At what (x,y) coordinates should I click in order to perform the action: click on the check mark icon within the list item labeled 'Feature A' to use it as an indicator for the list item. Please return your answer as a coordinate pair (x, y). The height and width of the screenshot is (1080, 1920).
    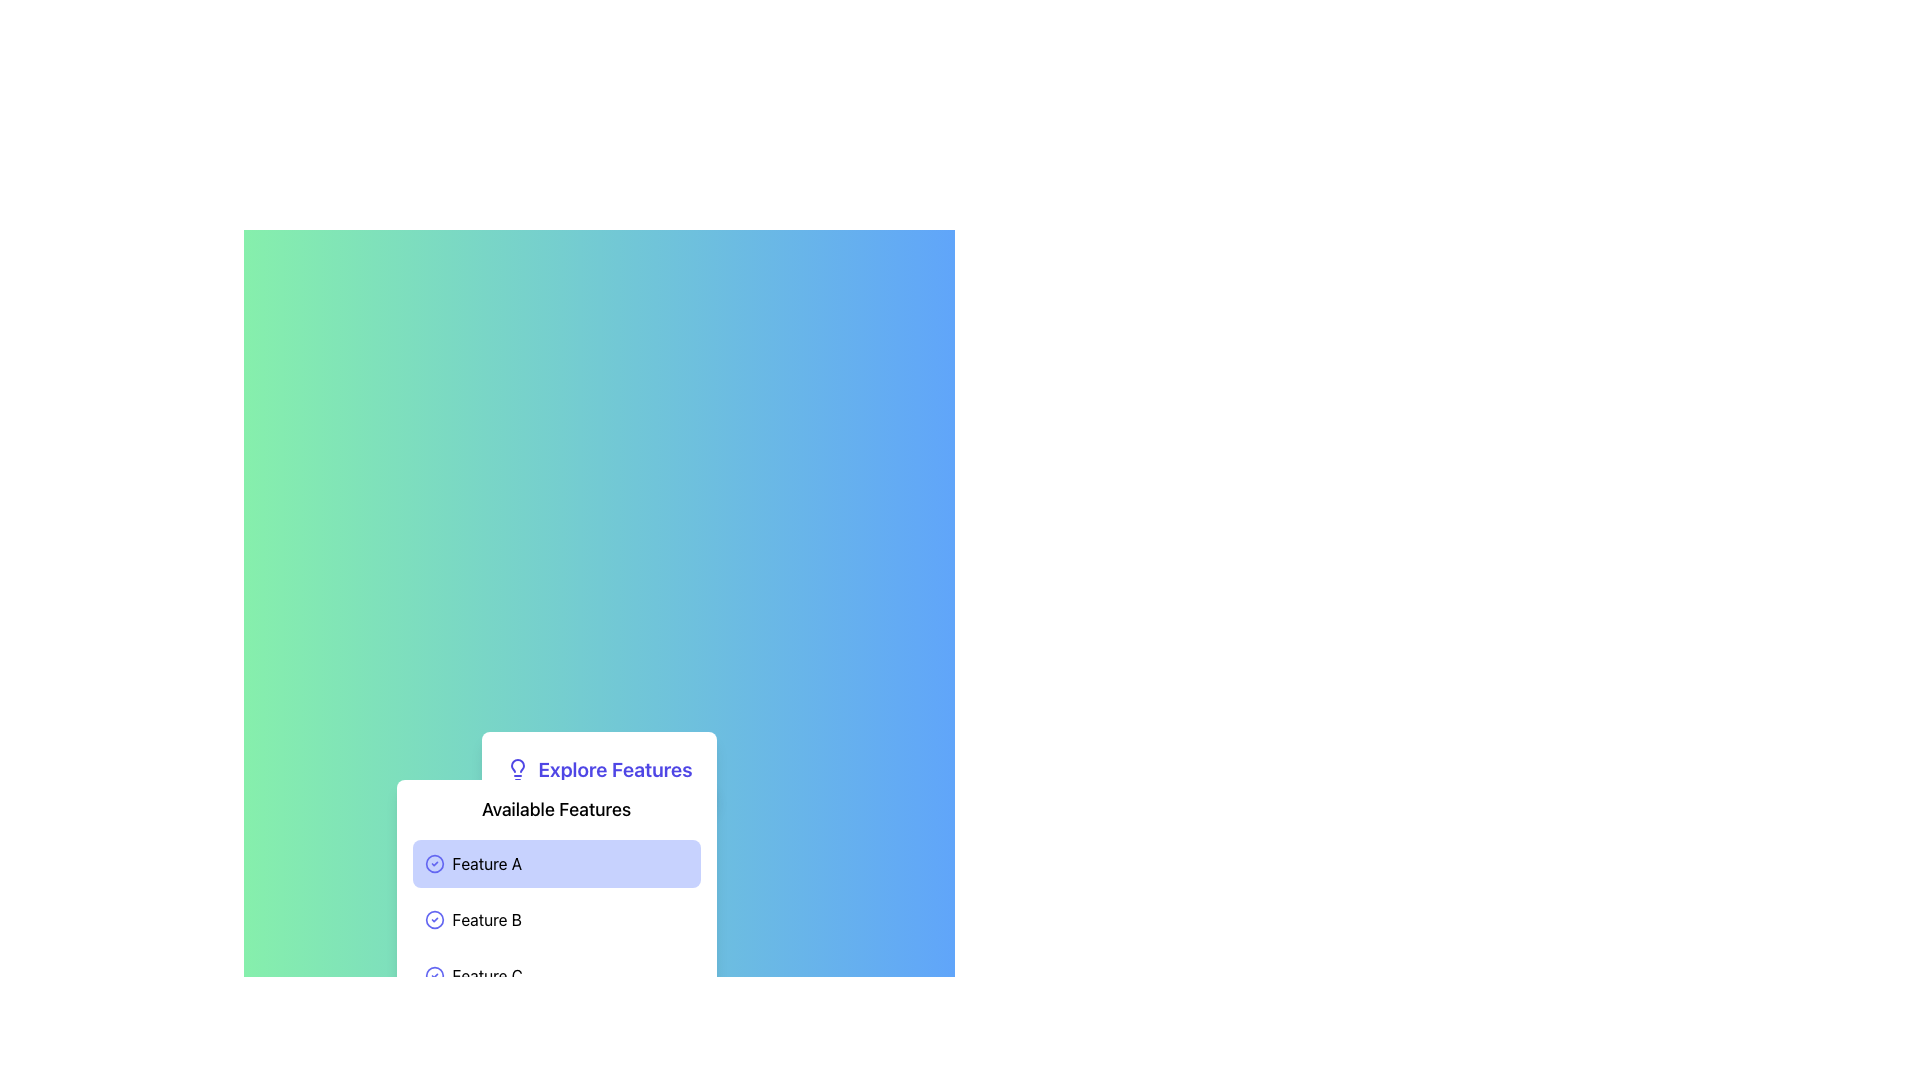
    Looking at the image, I should click on (433, 863).